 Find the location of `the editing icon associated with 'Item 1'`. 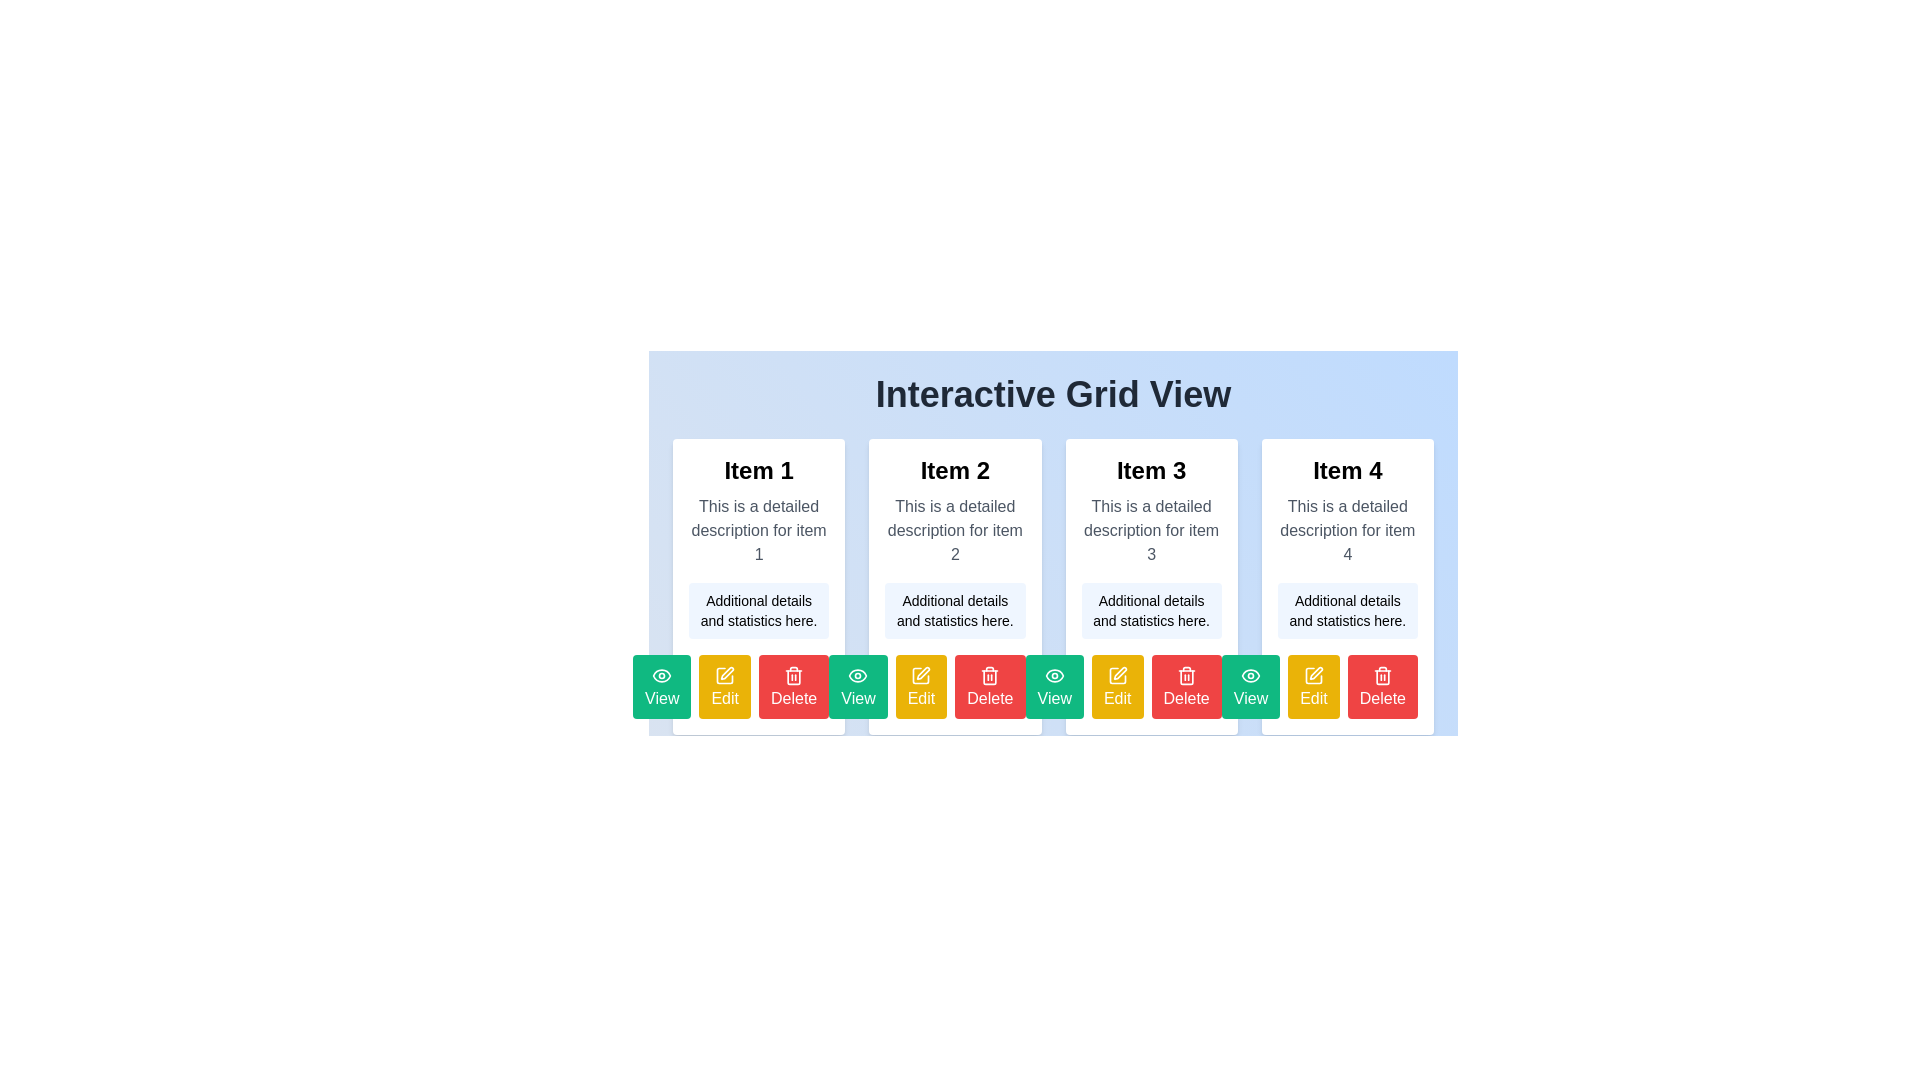

the editing icon associated with 'Item 1' is located at coordinates (724, 675).